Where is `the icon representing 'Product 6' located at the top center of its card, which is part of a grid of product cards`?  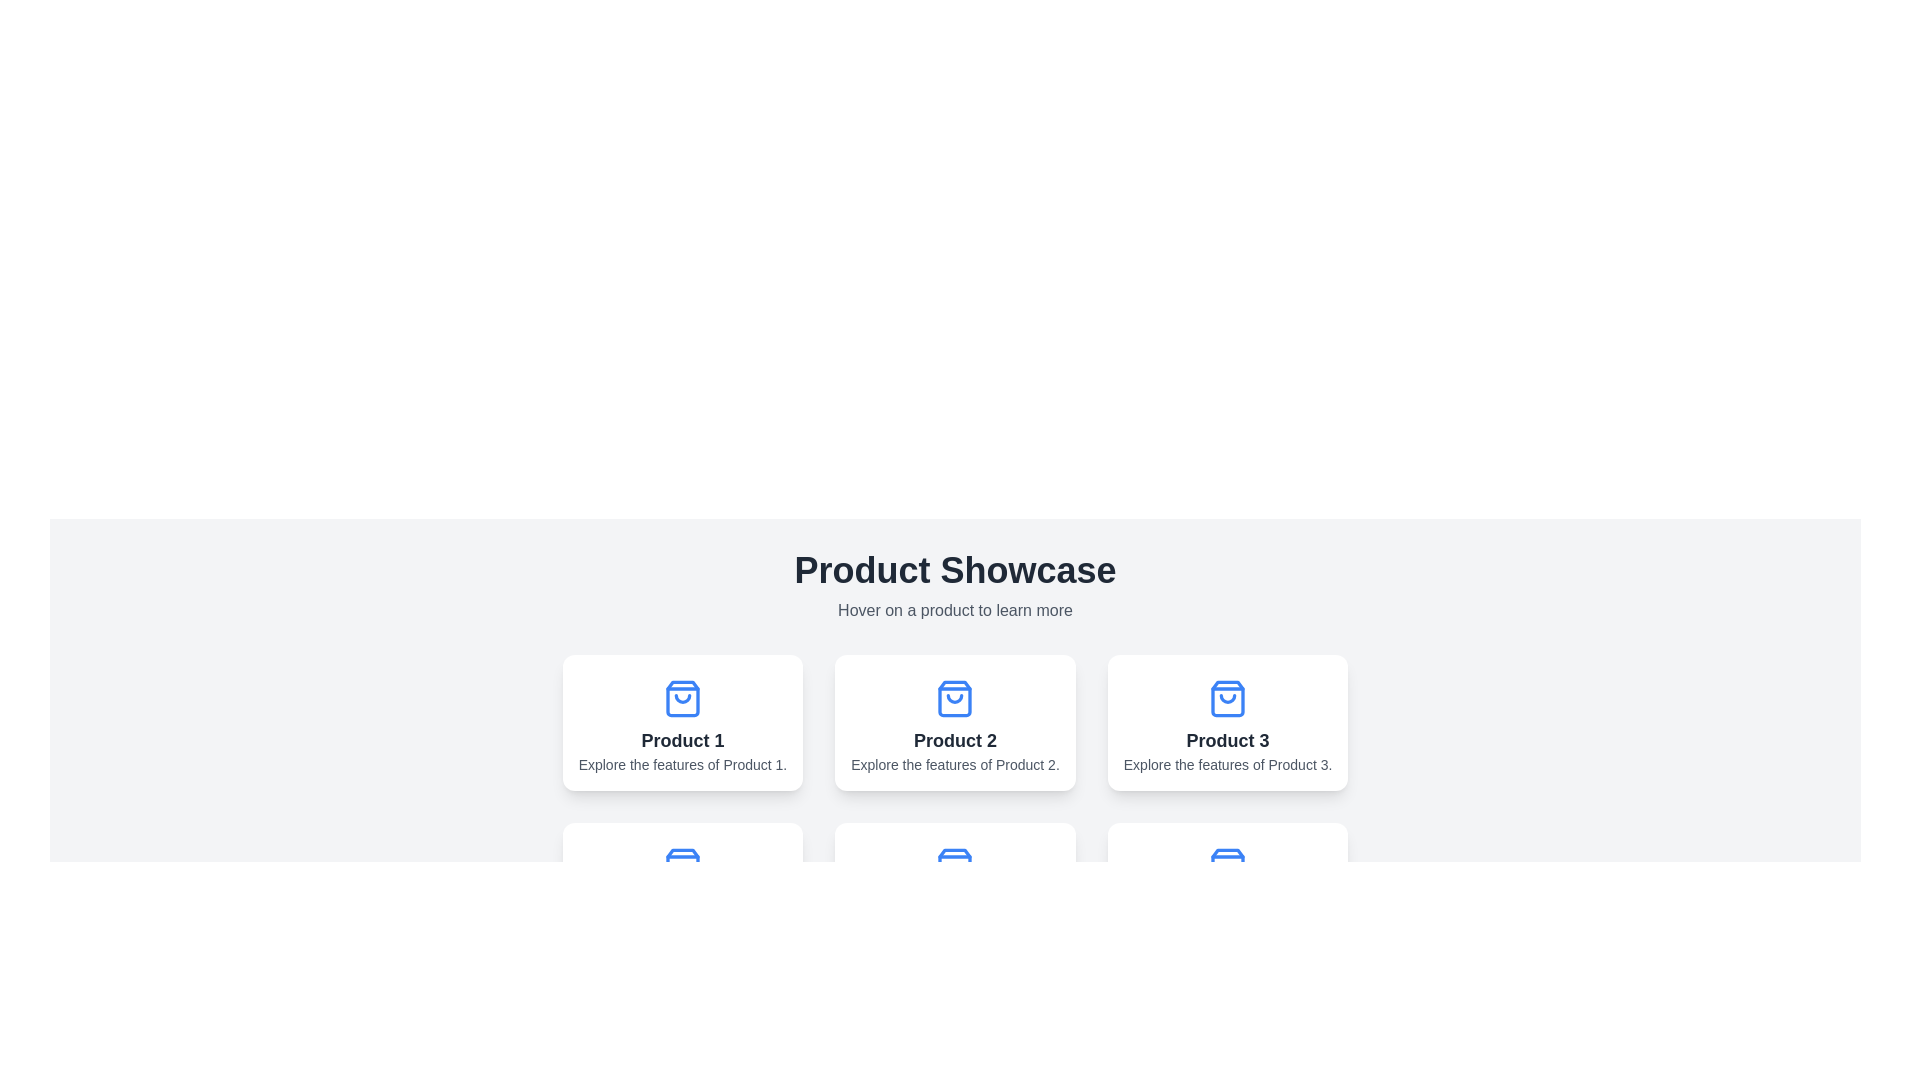
the icon representing 'Product 6' located at the top center of its card, which is part of a grid of product cards is located at coordinates (1227, 866).